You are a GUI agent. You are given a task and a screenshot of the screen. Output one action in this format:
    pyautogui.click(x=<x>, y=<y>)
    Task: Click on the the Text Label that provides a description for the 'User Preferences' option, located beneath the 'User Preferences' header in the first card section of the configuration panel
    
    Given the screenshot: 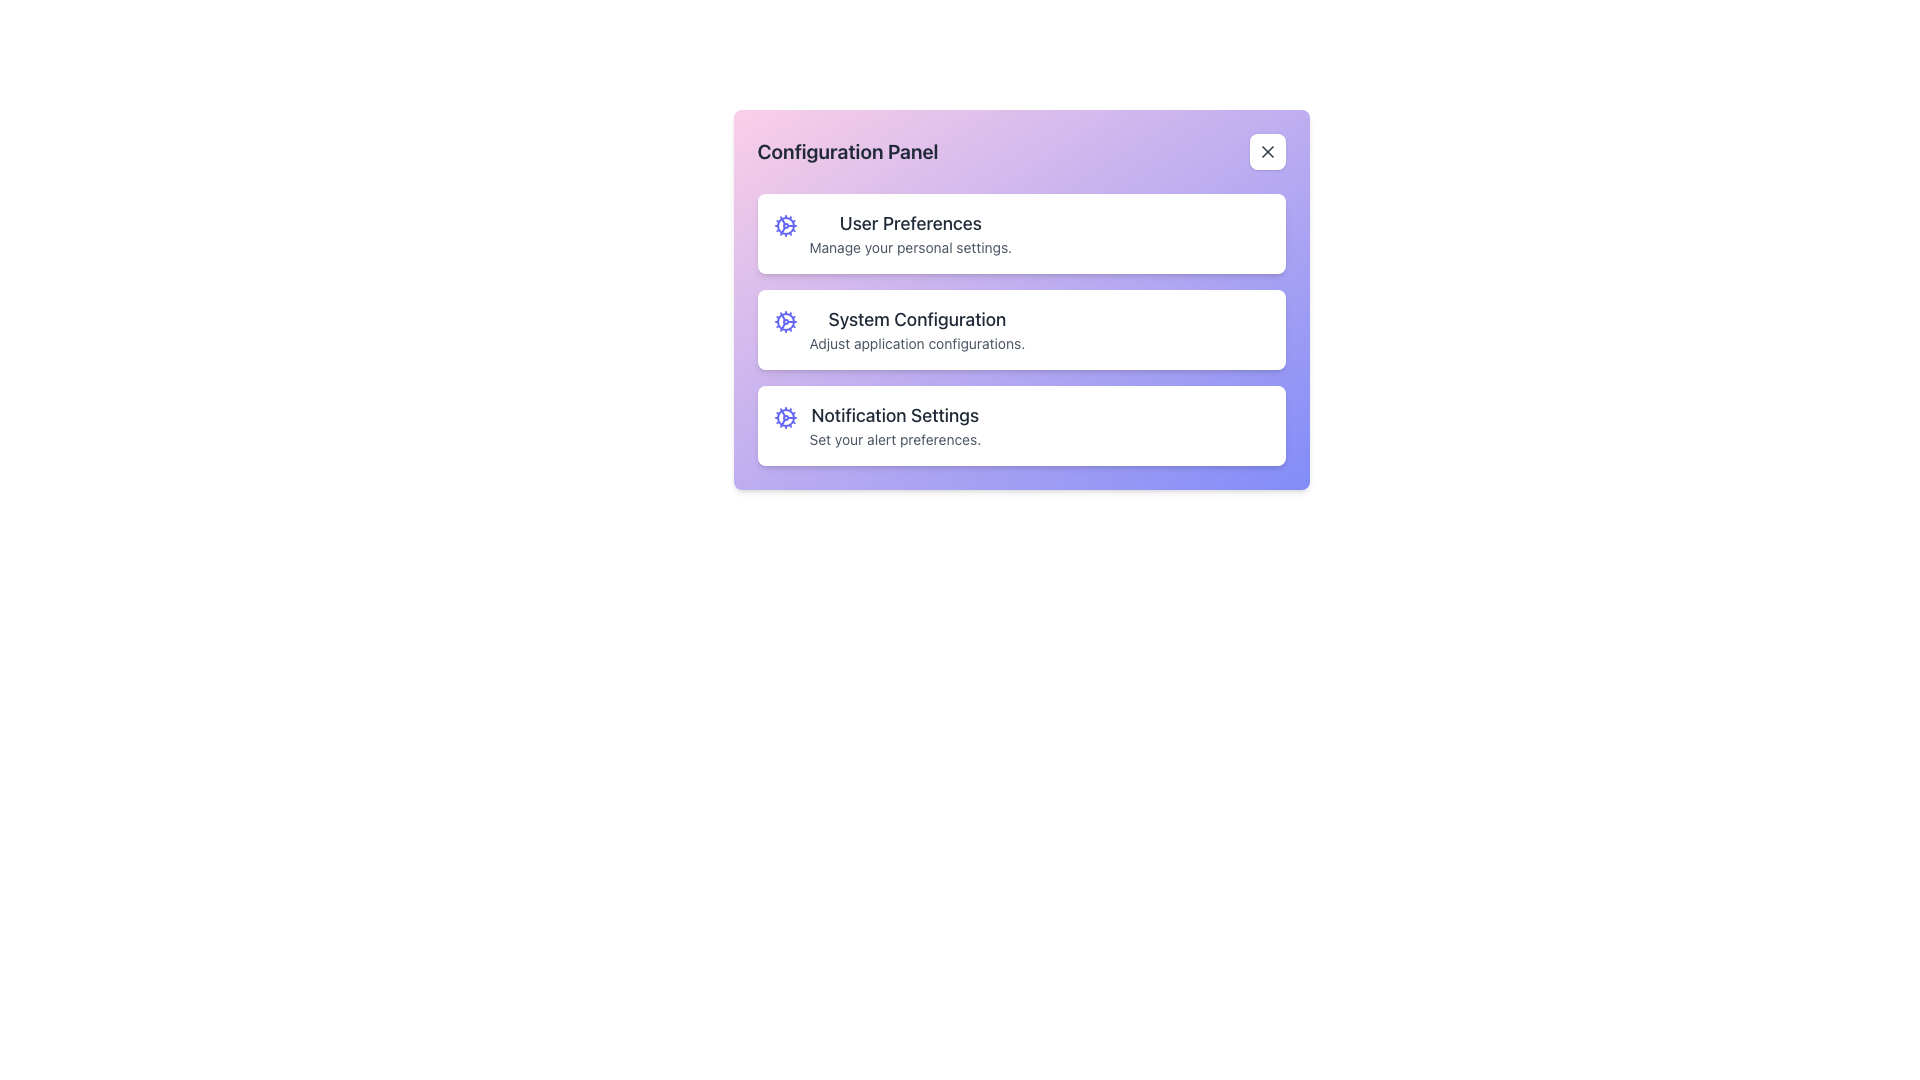 What is the action you would take?
    pyautogui.click(x=909, y=246)
    